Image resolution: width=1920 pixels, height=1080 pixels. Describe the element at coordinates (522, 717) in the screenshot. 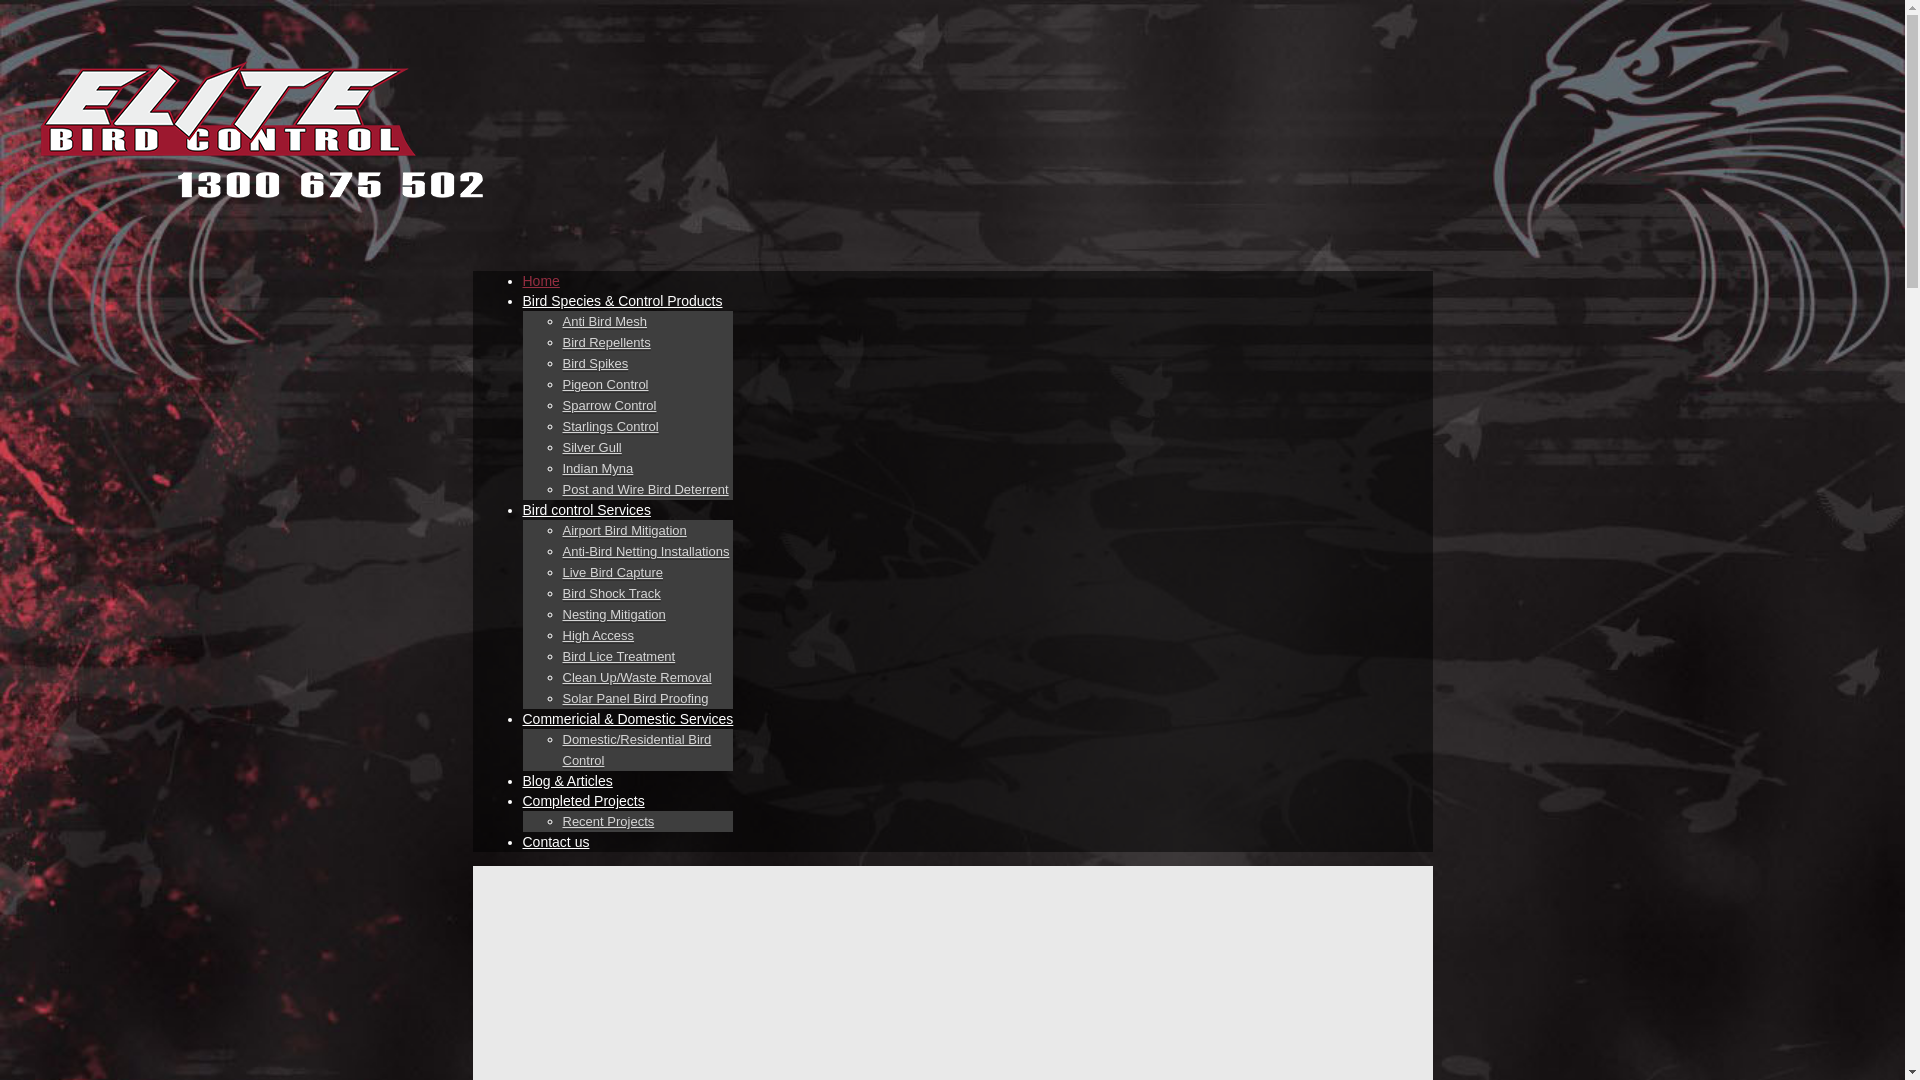

I see `'Commericial & Domestic Services'` at that location.